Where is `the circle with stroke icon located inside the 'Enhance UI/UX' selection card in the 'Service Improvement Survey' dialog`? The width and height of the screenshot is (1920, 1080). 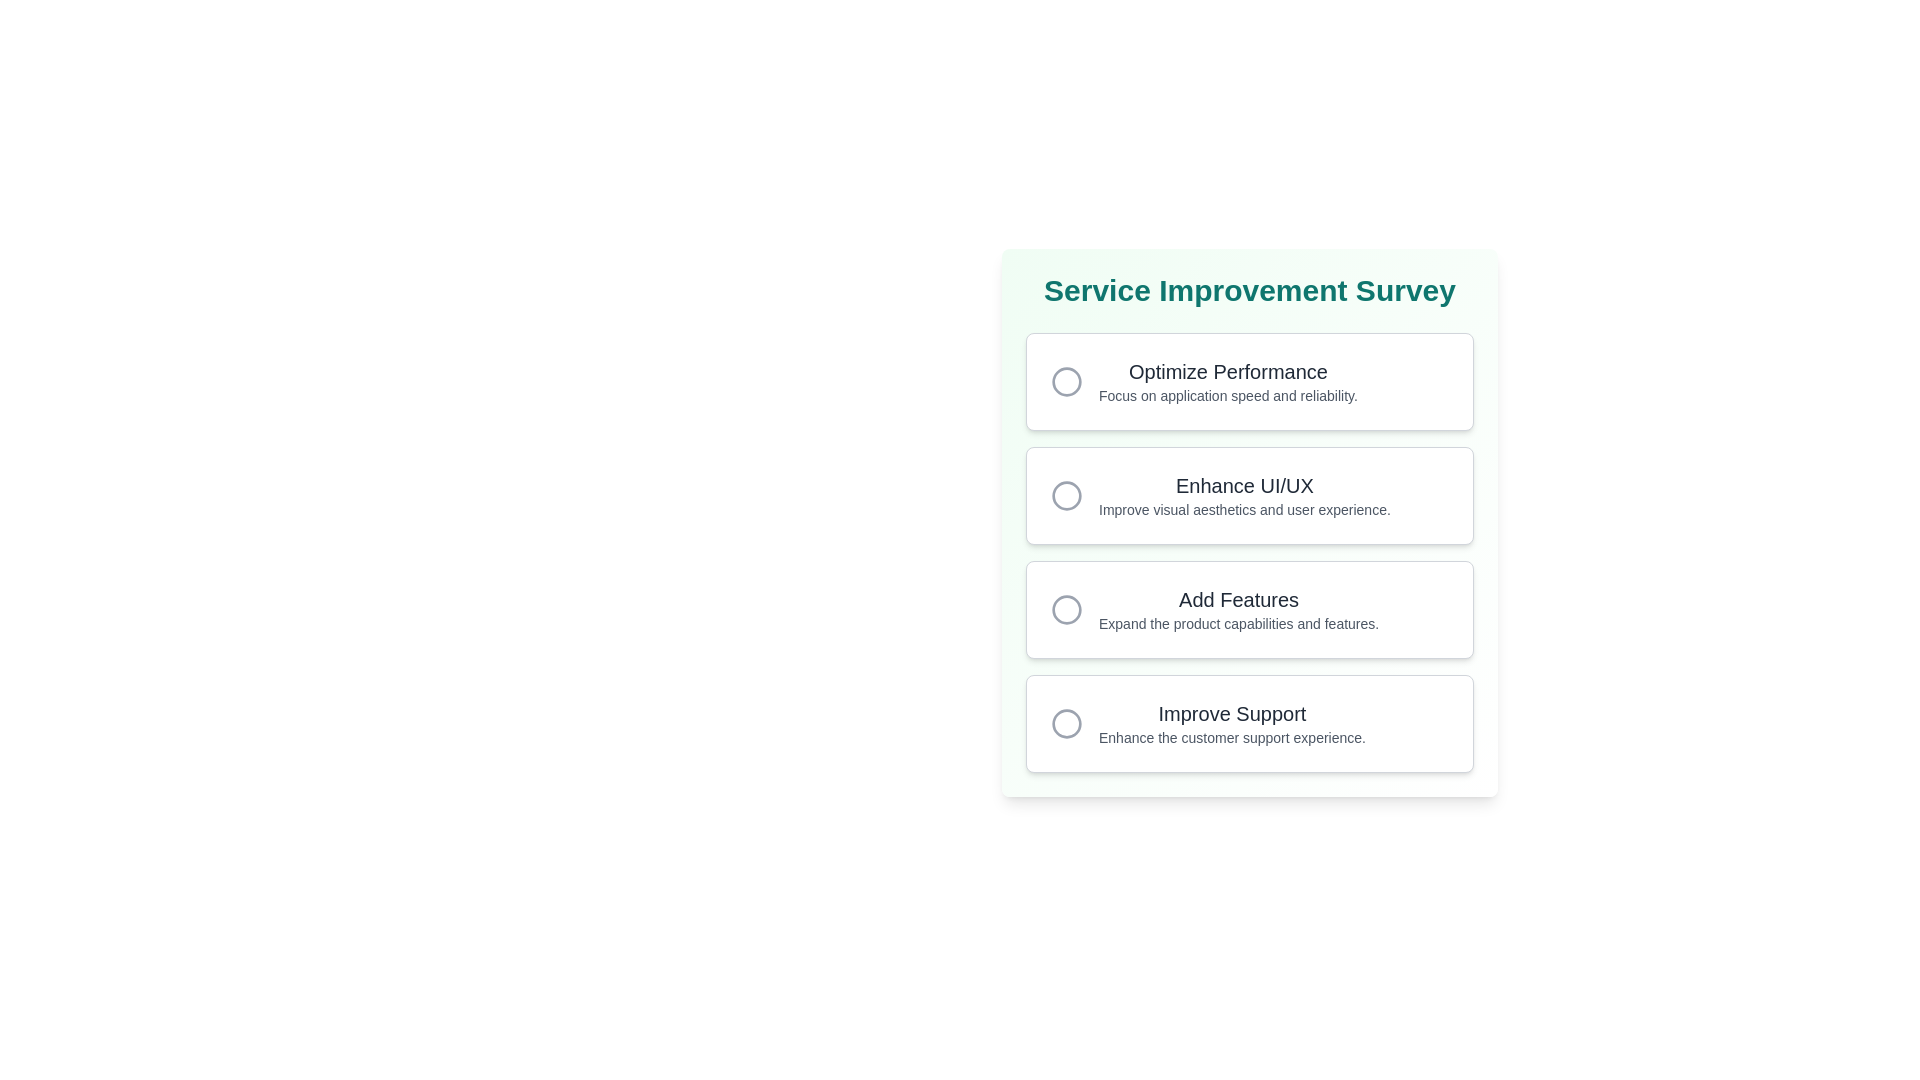
the circle with stroke icon located inside the 'Enhance UI/UX' selection card in the 'Service Improvement Survey' dialog is located at coordinates (1065, 495).